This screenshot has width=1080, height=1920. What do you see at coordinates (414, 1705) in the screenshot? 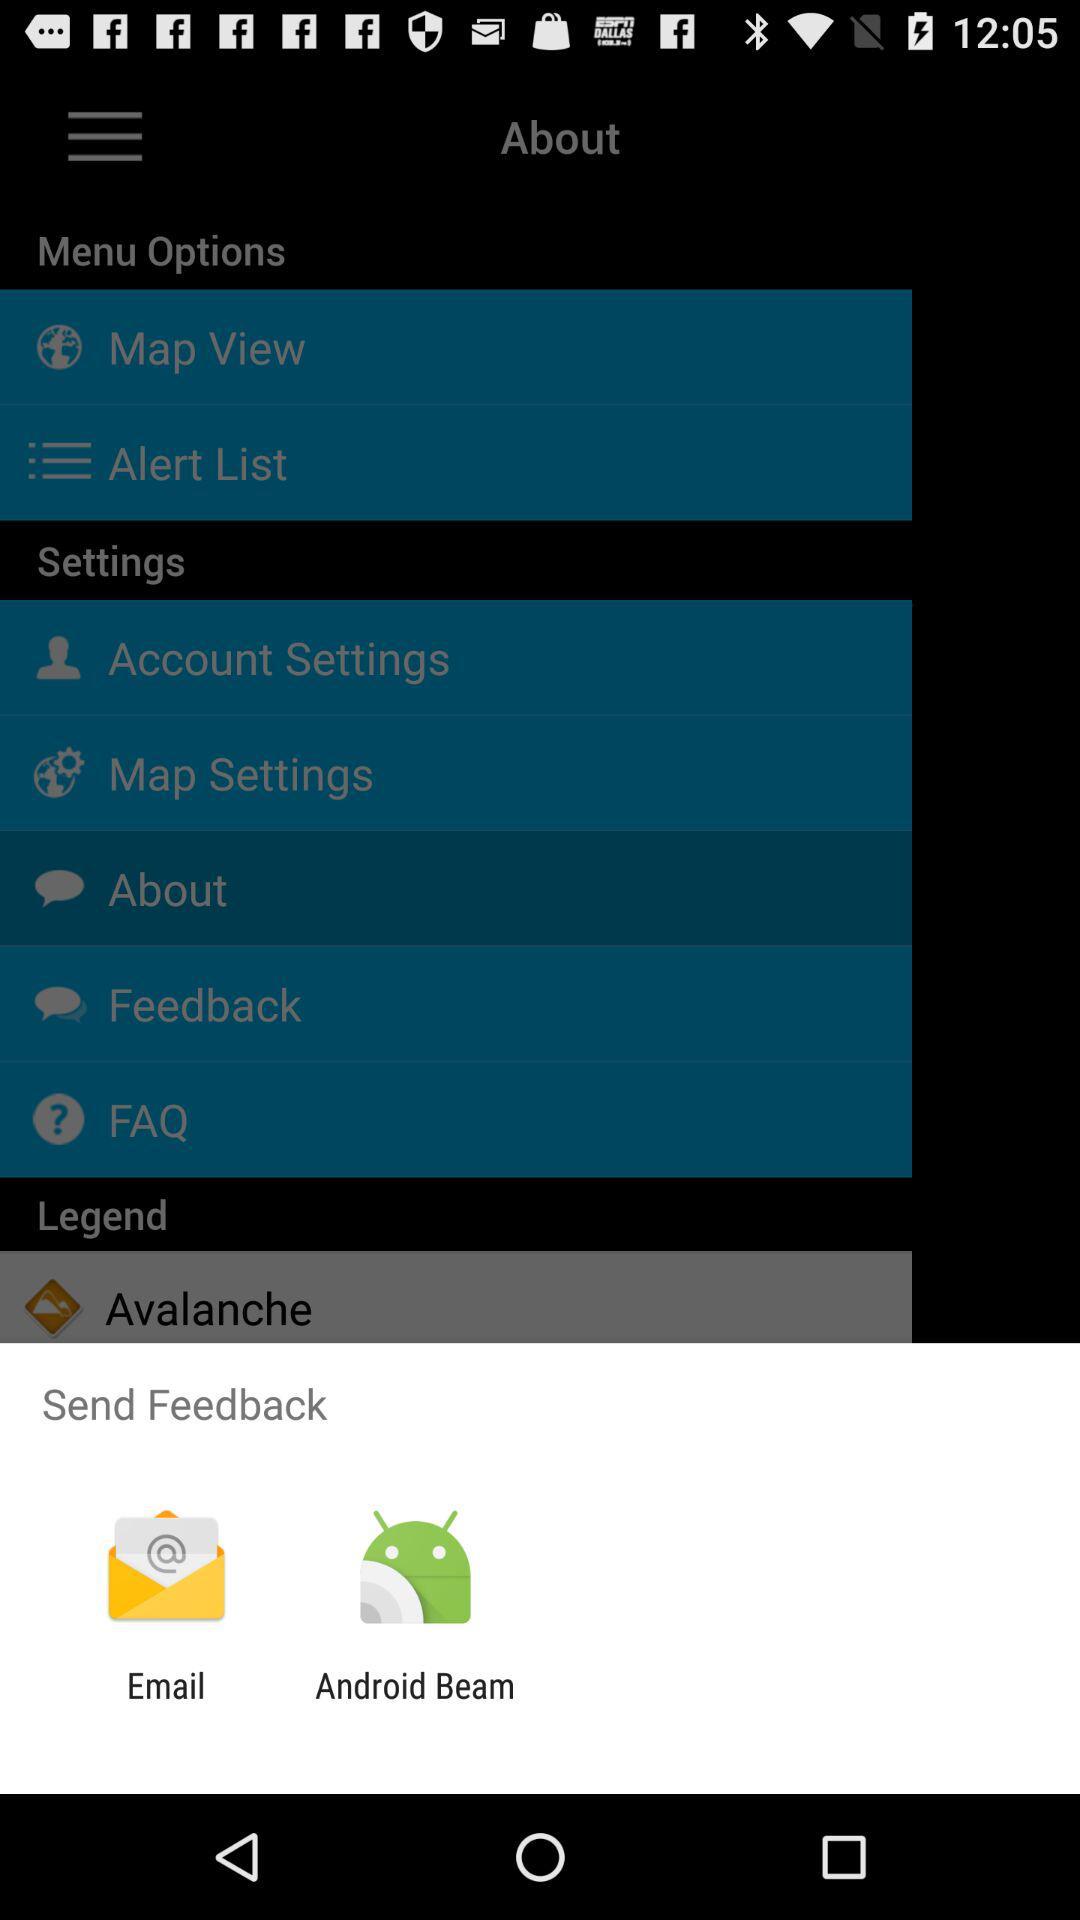
I see `the android beam` at bounding box center [414, 1705].